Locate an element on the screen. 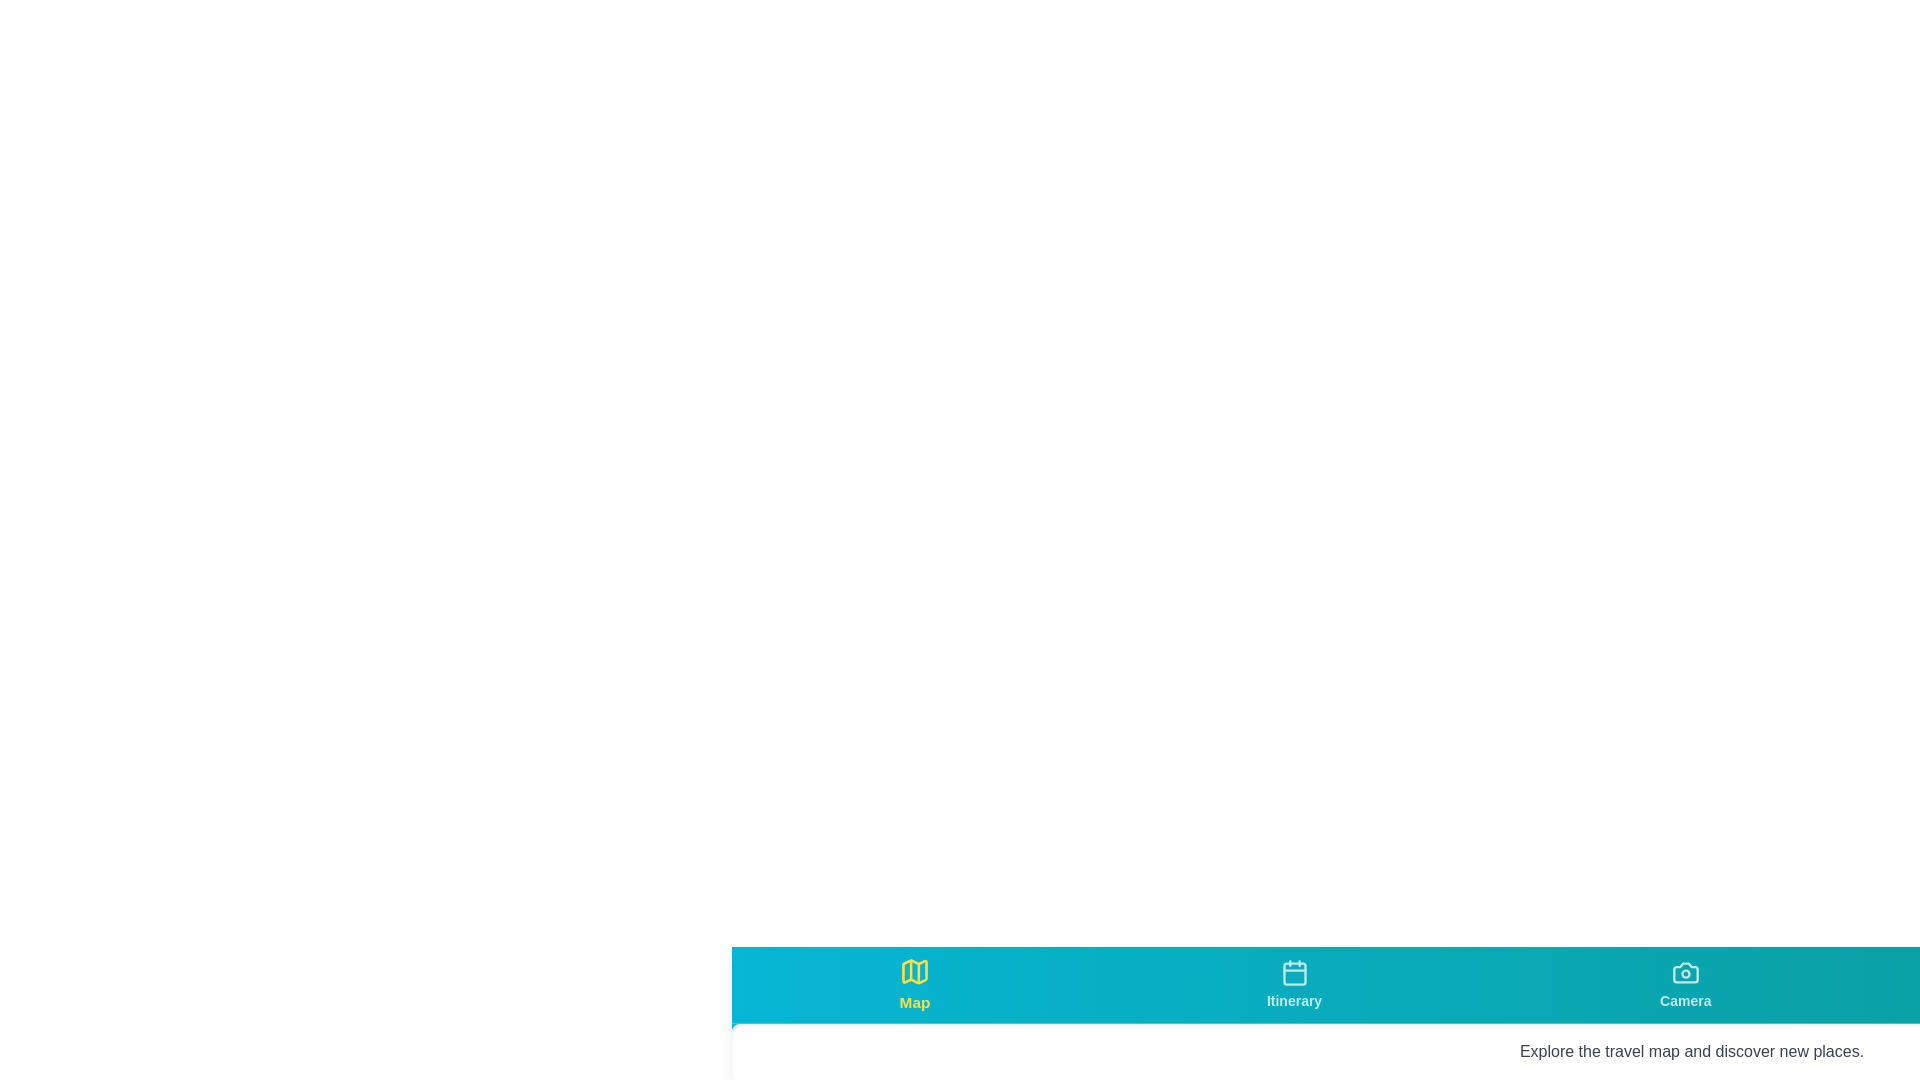  the Camera tab to activate it is located at coordinates (1684, 983).